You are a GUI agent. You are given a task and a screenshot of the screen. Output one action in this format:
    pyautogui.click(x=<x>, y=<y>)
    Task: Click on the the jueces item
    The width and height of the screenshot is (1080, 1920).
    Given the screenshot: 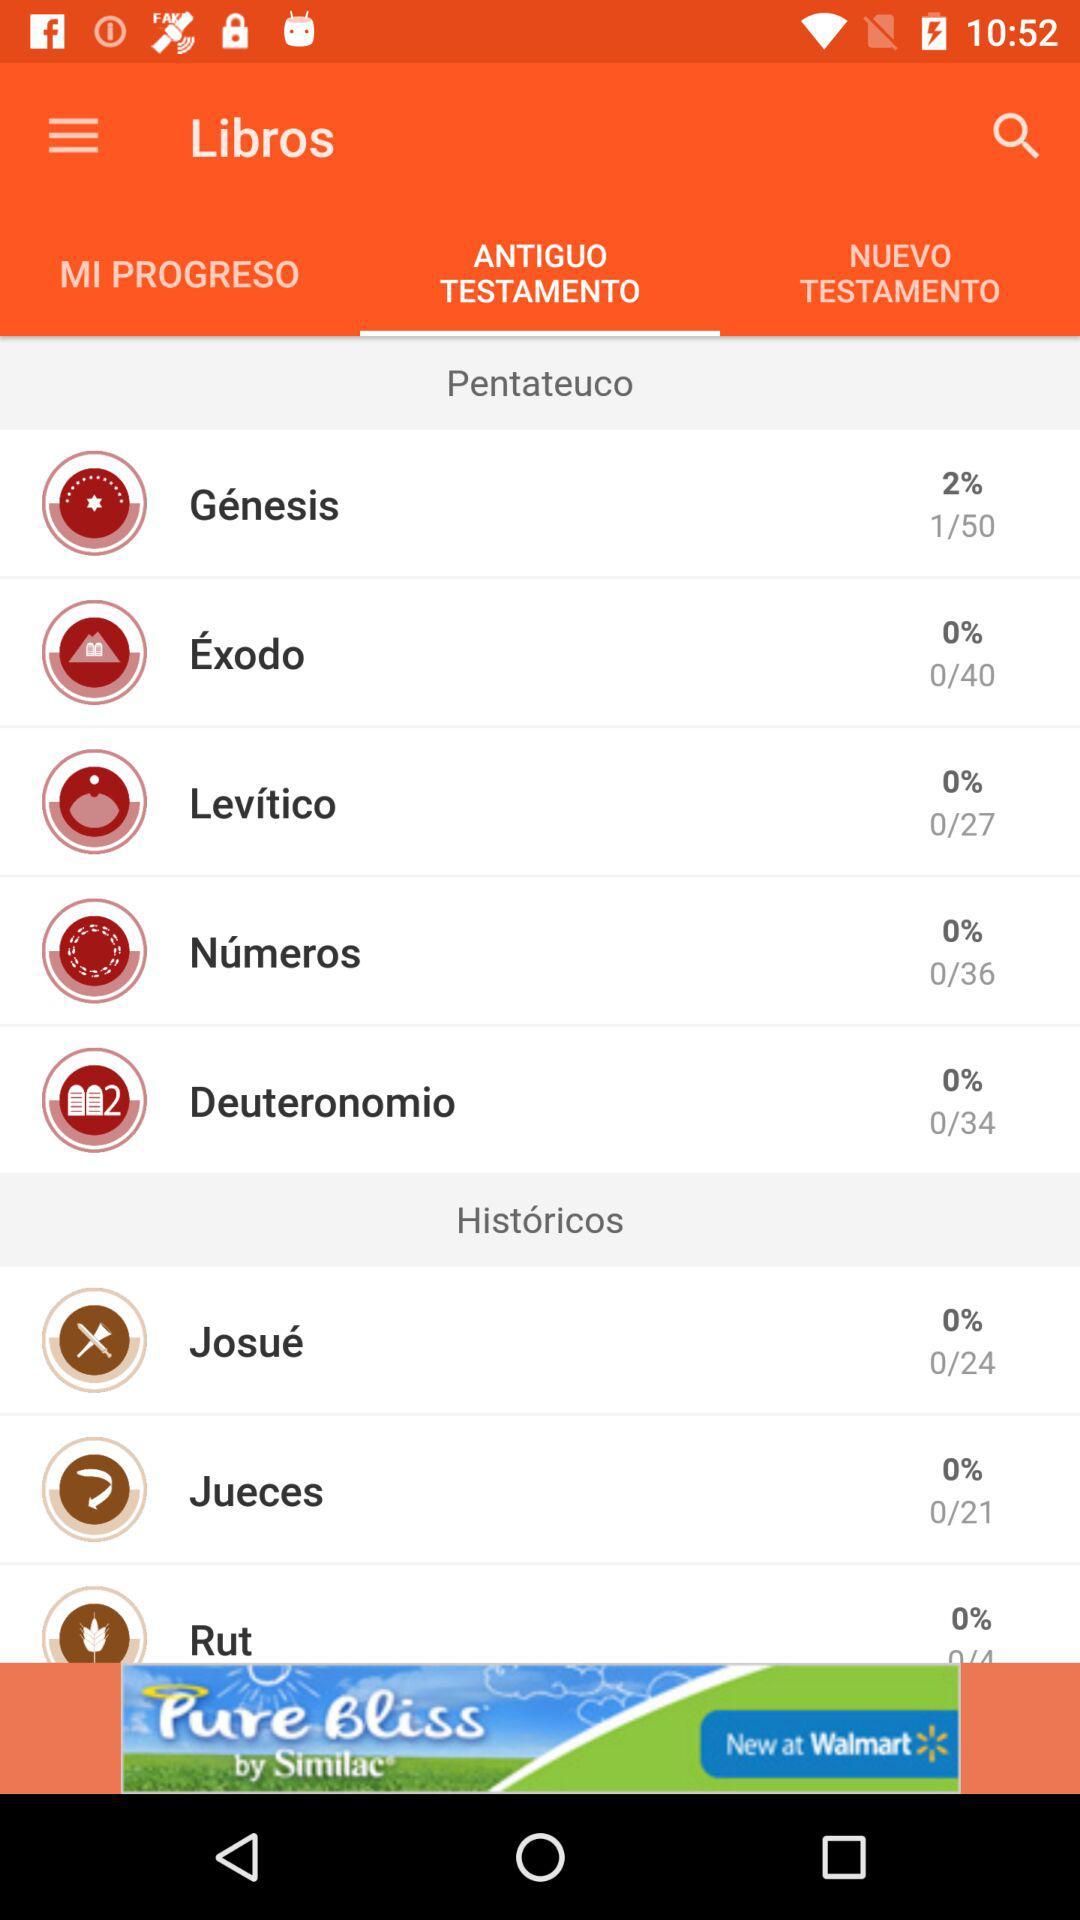 What is the action you would take?
    pyautogui.click(x=255, y=1489)
    